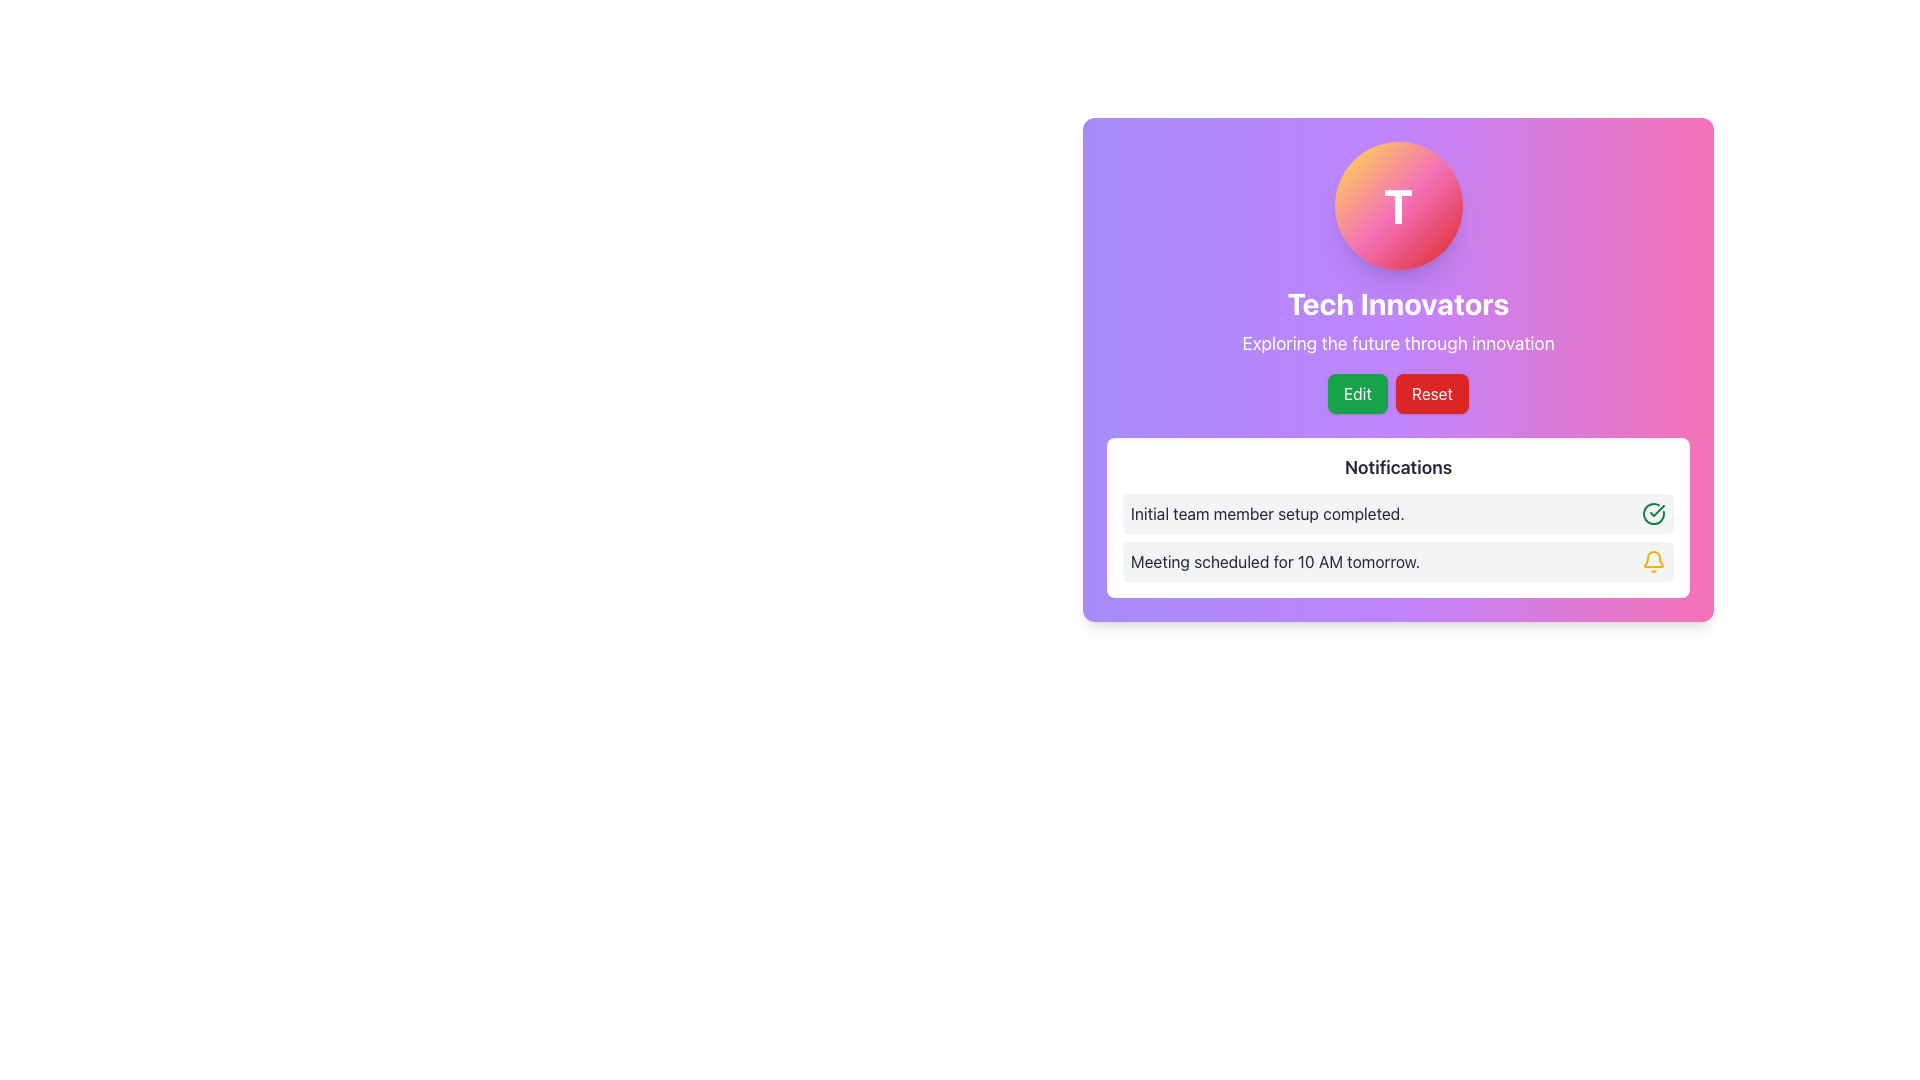 The image size is (1920, 1080). Describe the element at coordinates (1397, 512) in the screenshot. I see `the first notification message in the 'Notifications' section that states 'Initial team member setup completed.' This element features a light gray background and a green check icon, indicating successful completion` at that location.